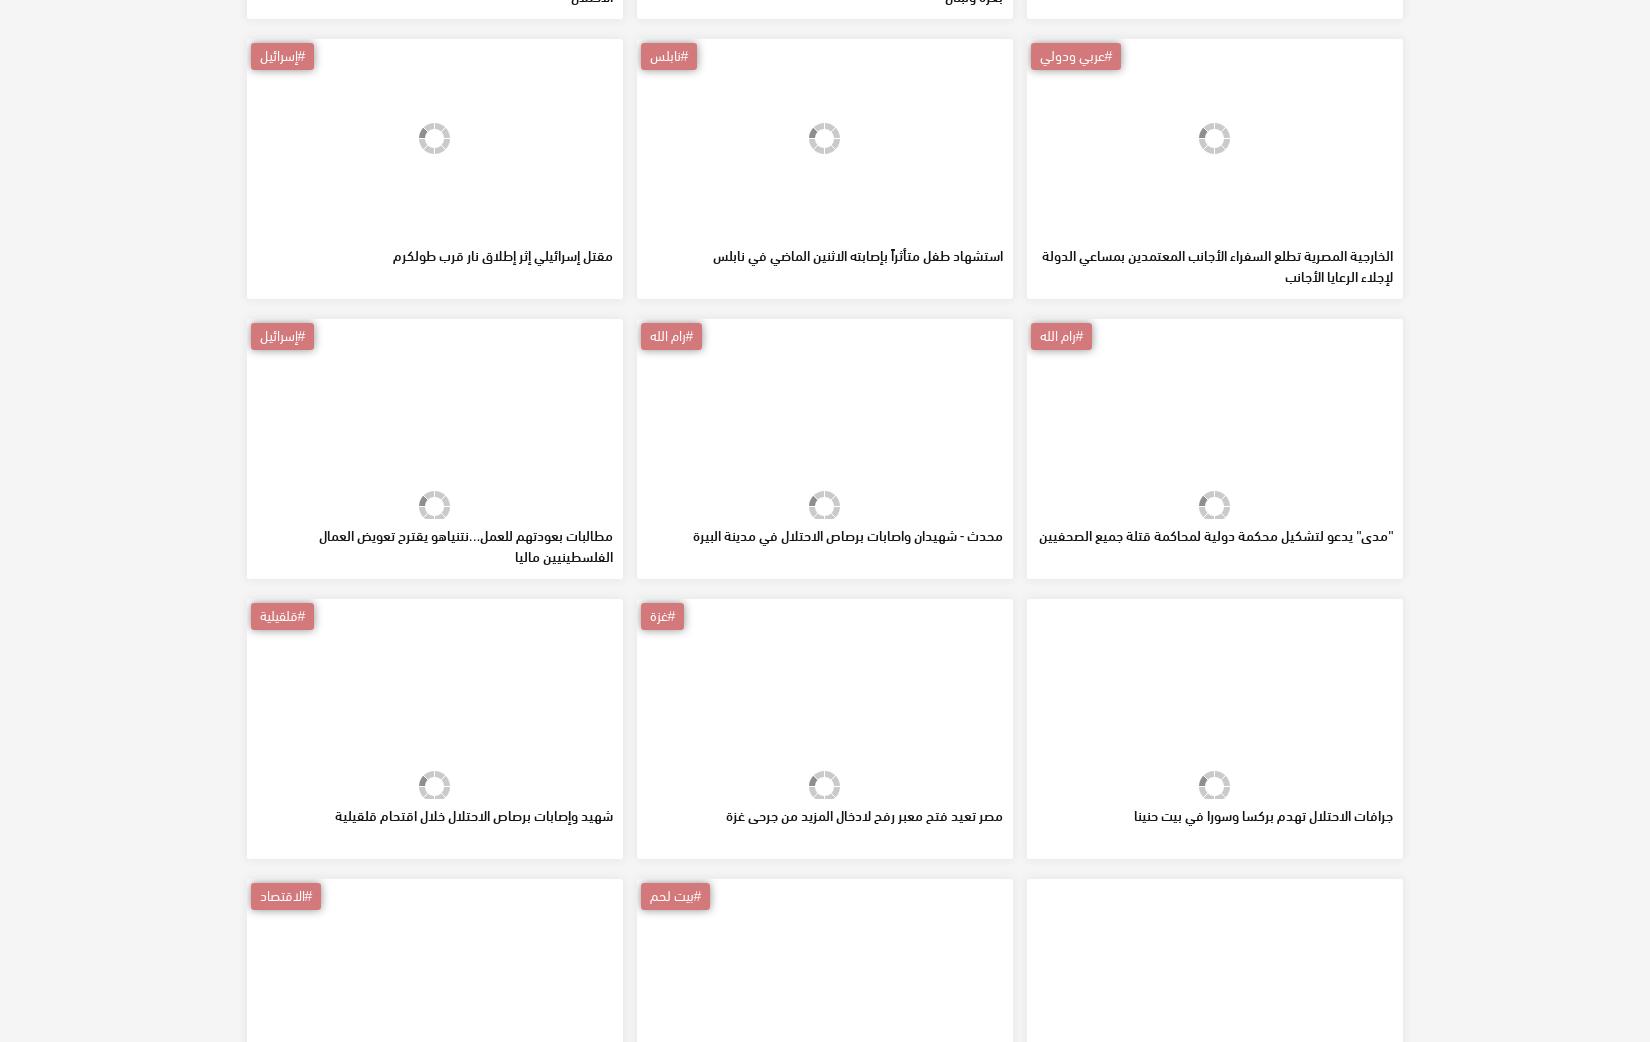  What do you see at coordinates (847, 679) in the screenshot?
I see `'محدث - شهيدان واصابات برصاص الاحتلال في مدينة البيرة'` at bounding box center [847, 679].